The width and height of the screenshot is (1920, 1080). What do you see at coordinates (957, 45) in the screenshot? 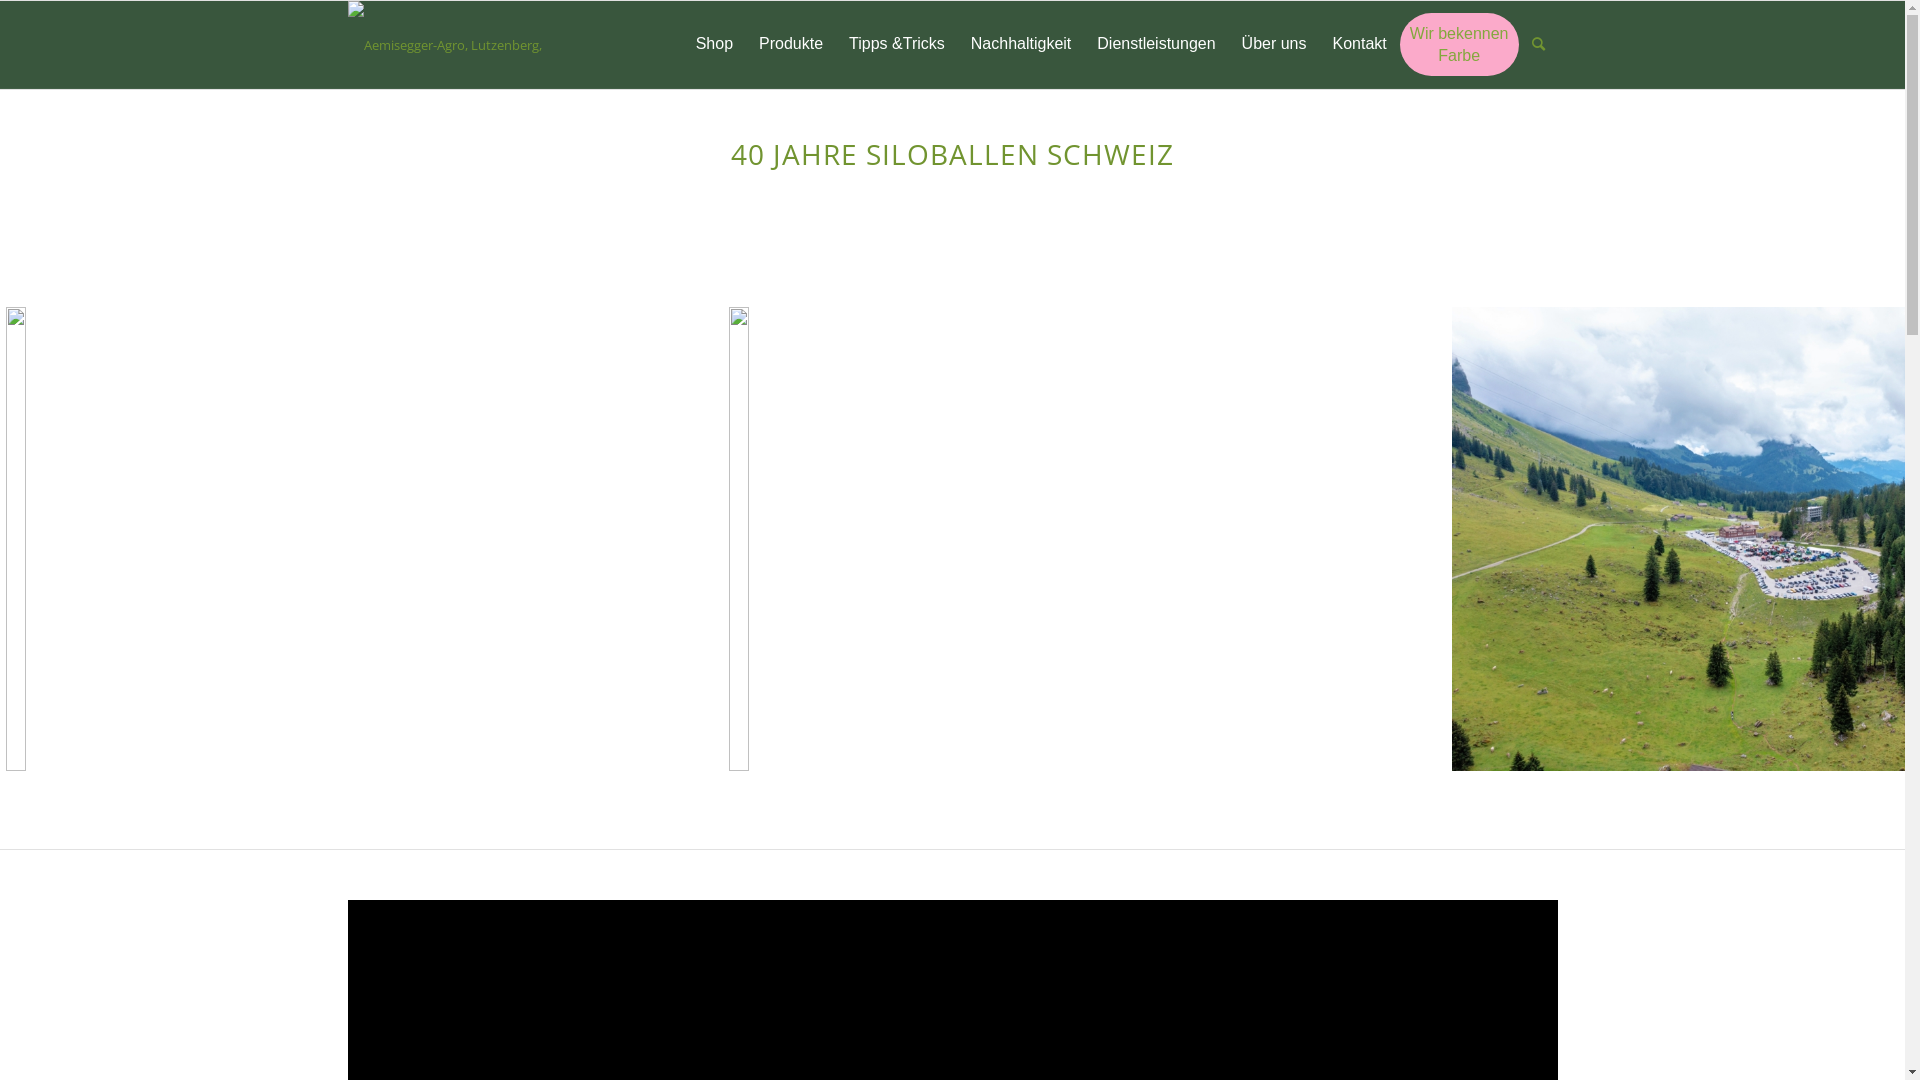
I see `'Nachhaltigkeit'` at bounding box center [957, 45].